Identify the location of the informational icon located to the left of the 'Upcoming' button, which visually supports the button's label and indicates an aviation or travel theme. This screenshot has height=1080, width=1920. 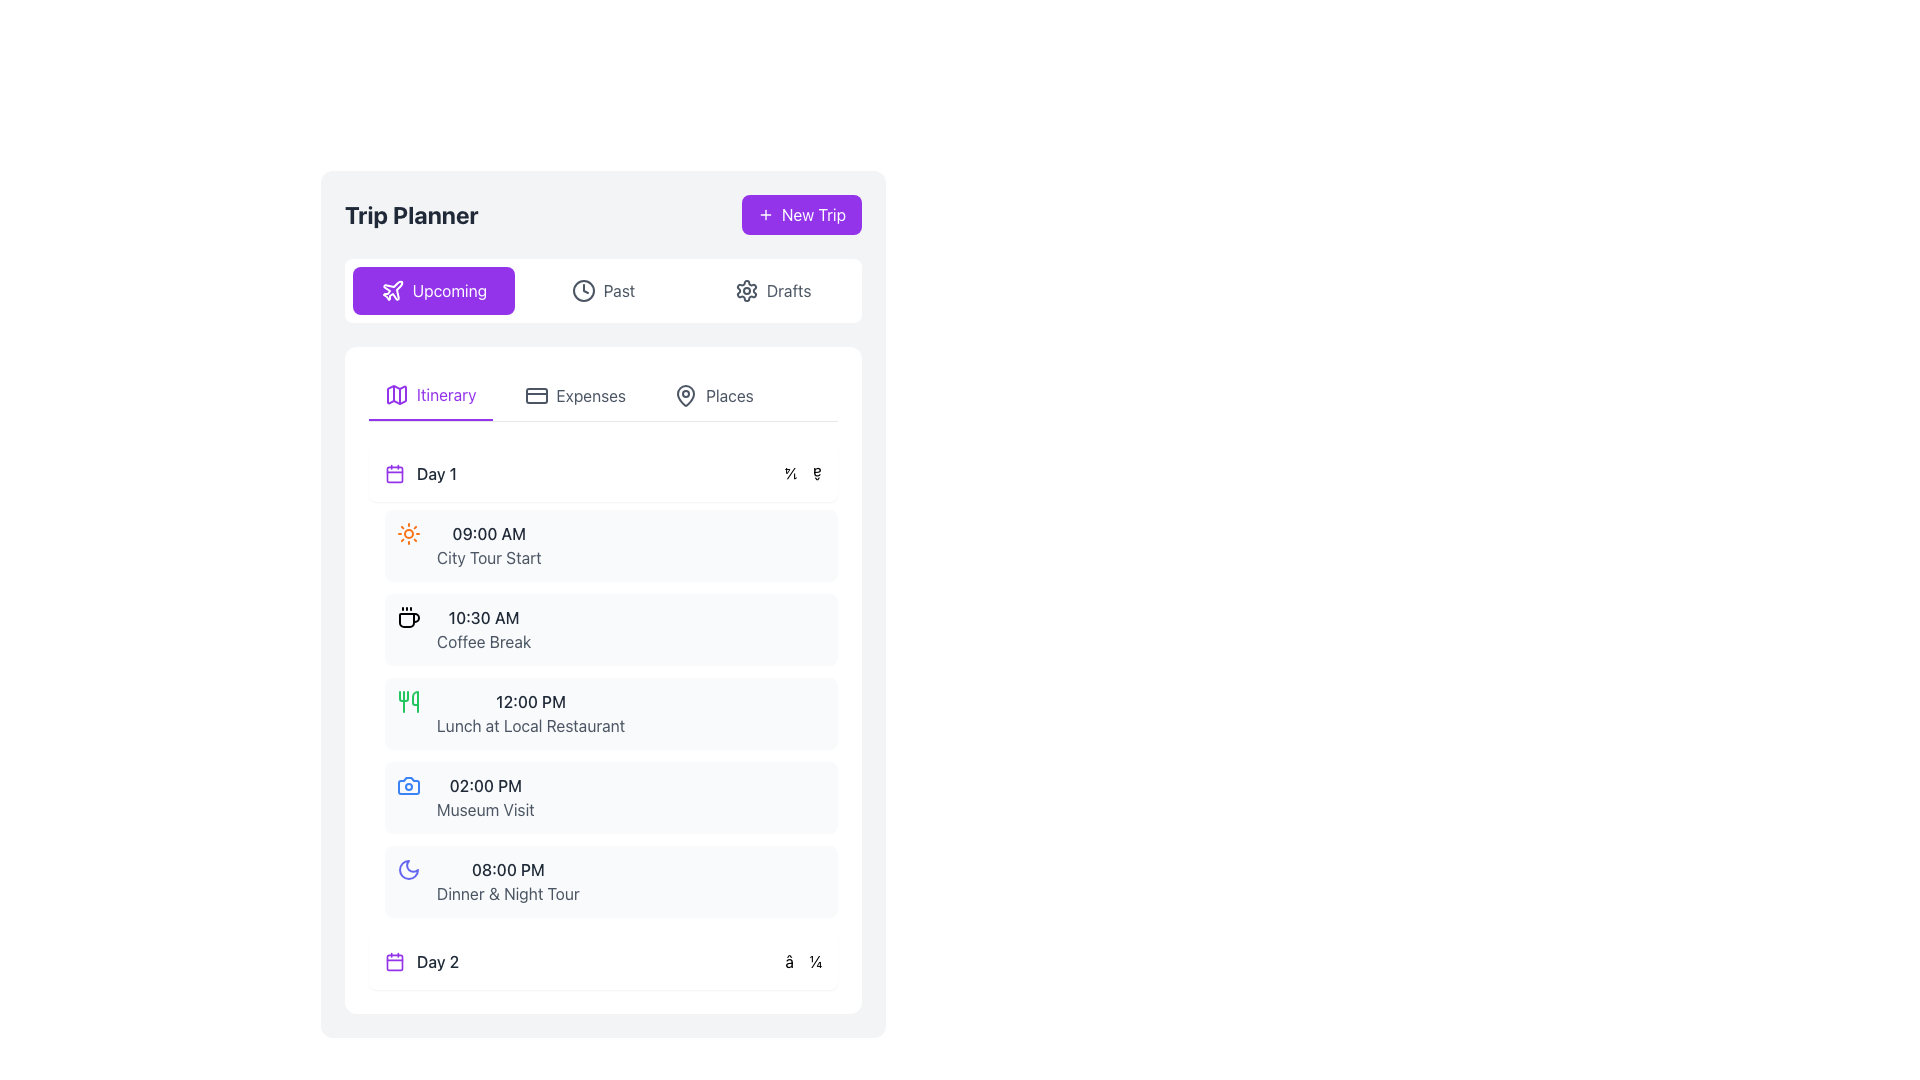
(392, 290).